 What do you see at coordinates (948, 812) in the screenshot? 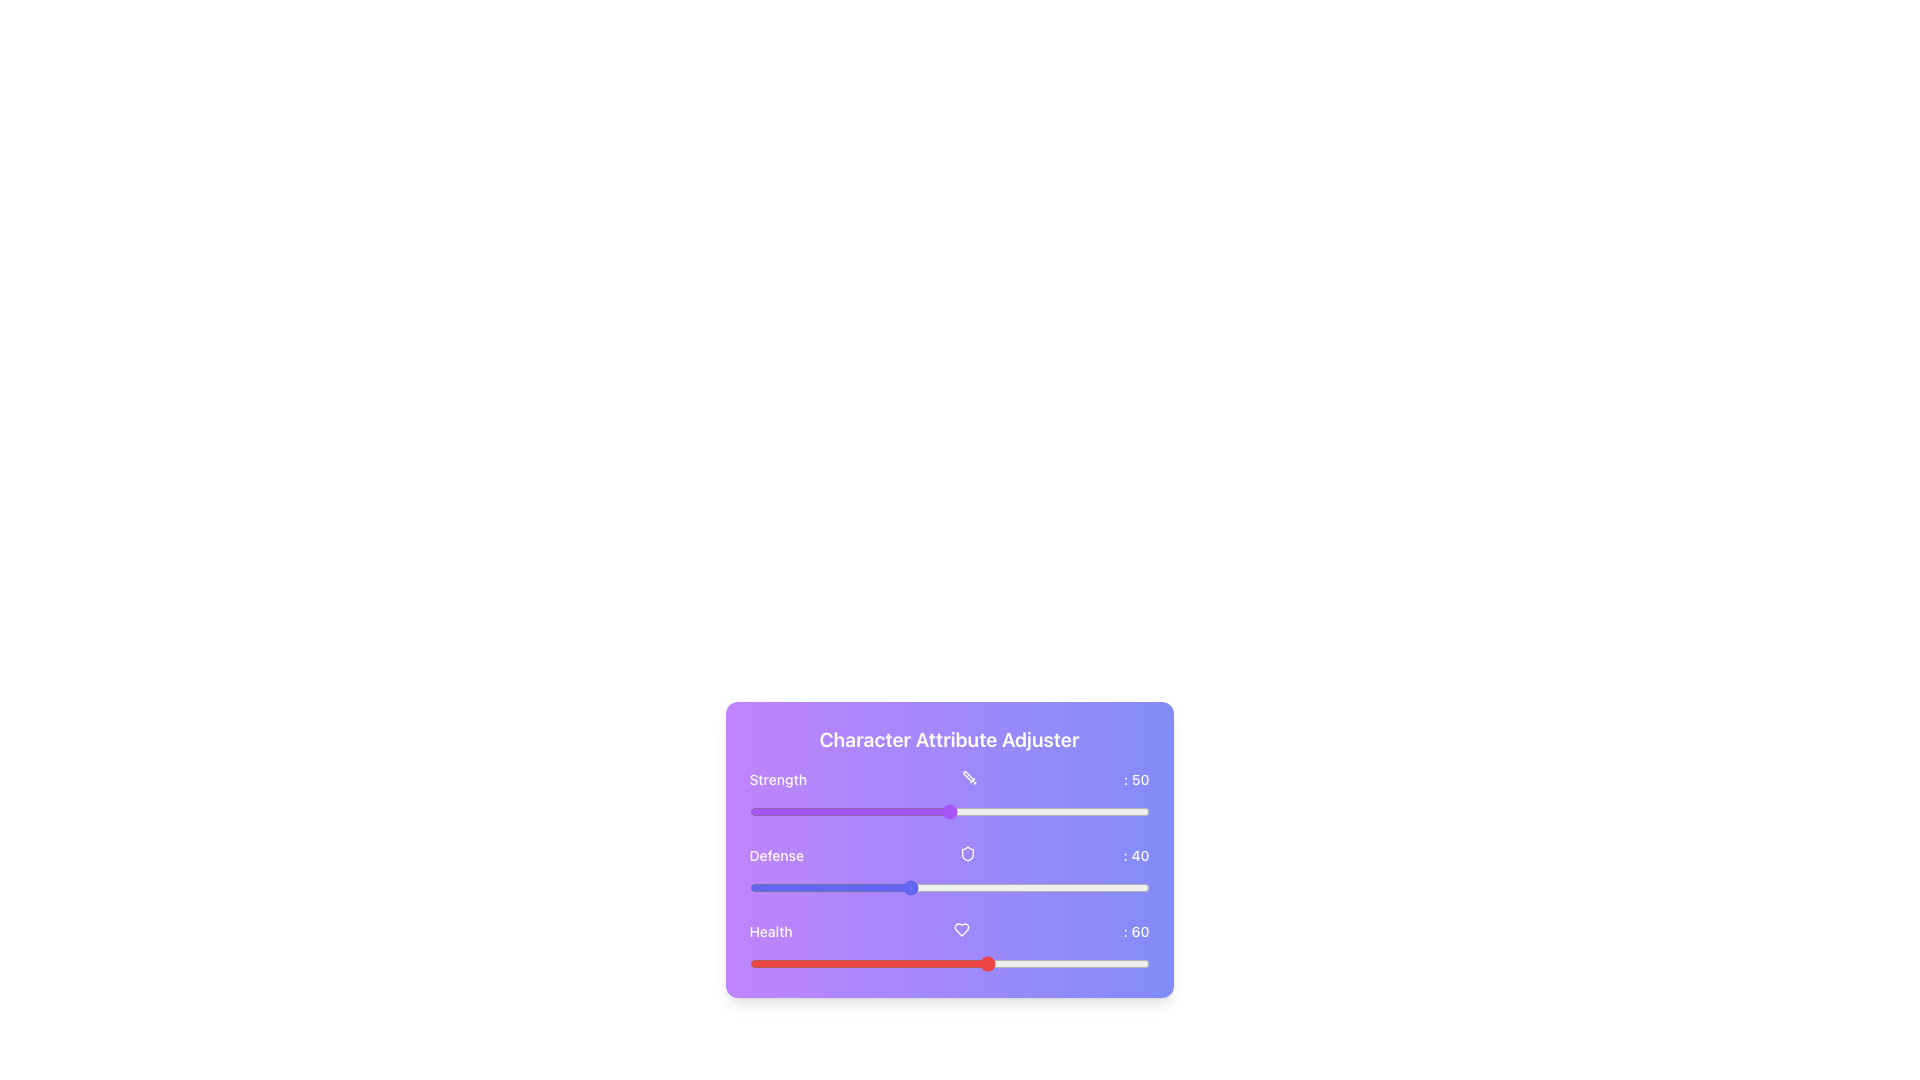
I see `the Strength attribute` at bounding box center [948, 812].